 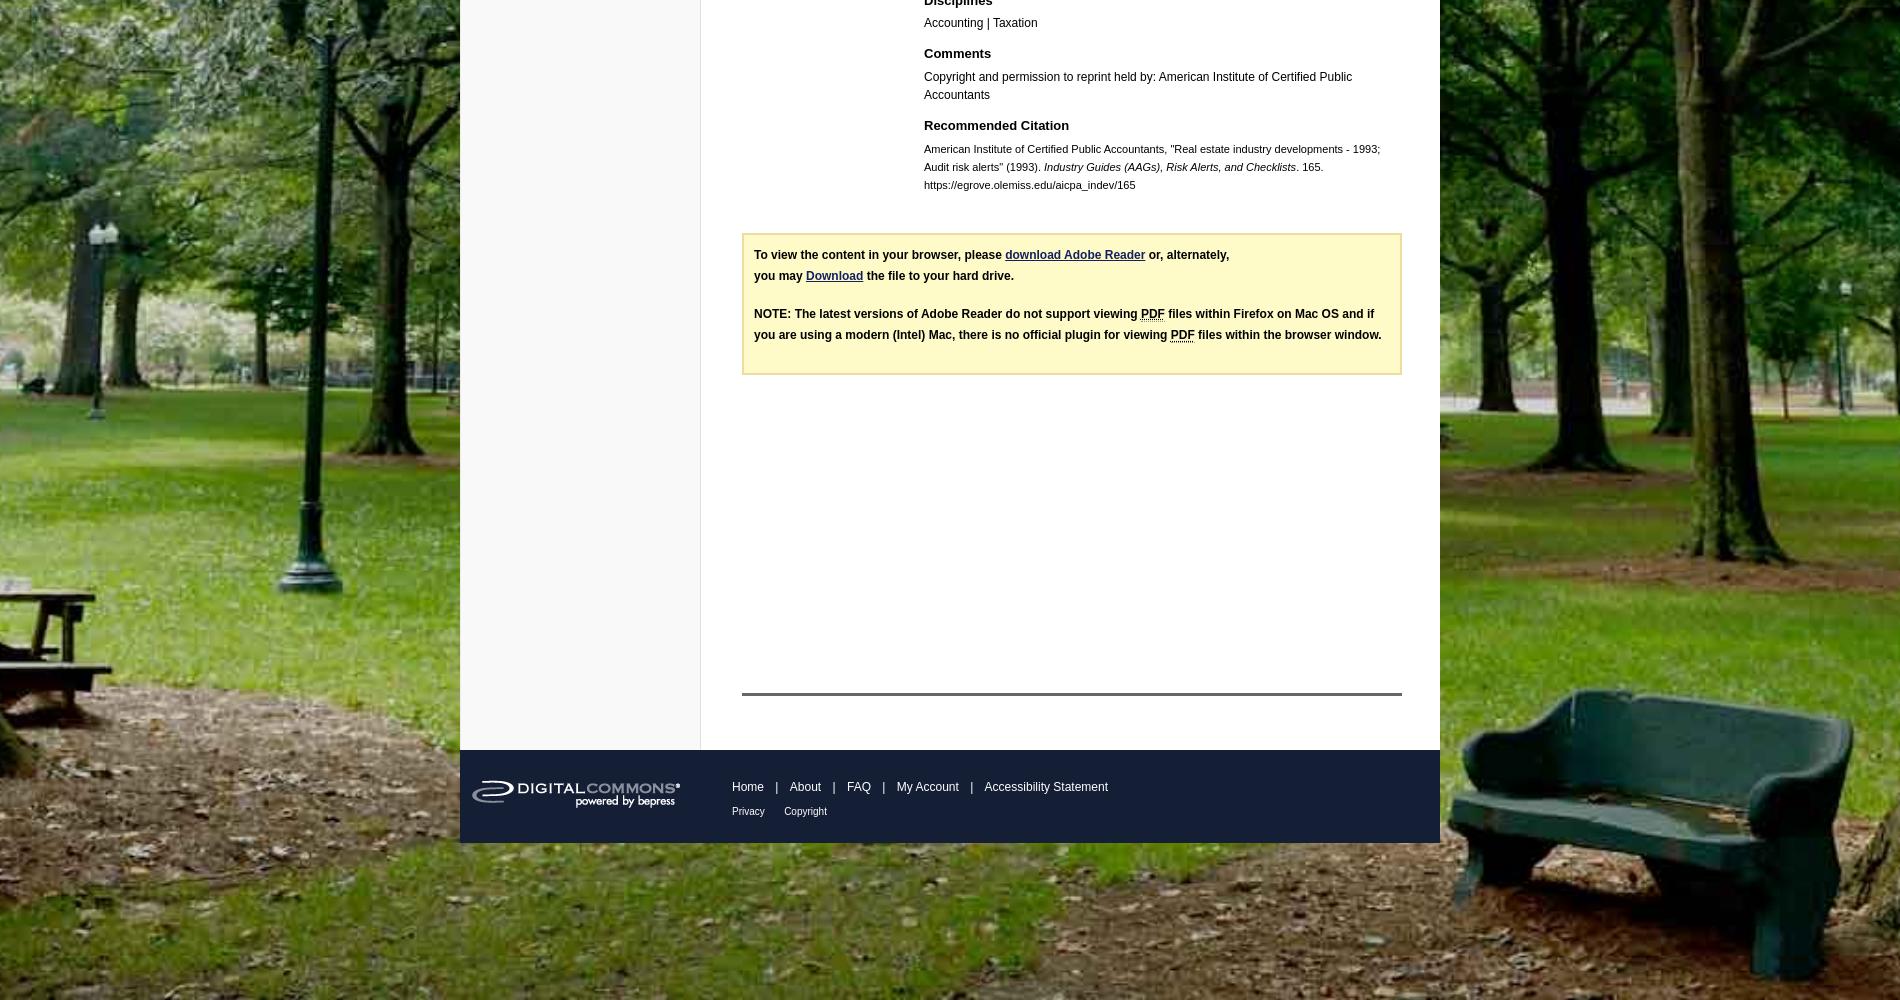 What do you see at coordinates (752, 312) in the screenshot?
I see `'NOTE: The latest versions of Adobe Reader do not support viewing'` at bounding box center [752, 312].